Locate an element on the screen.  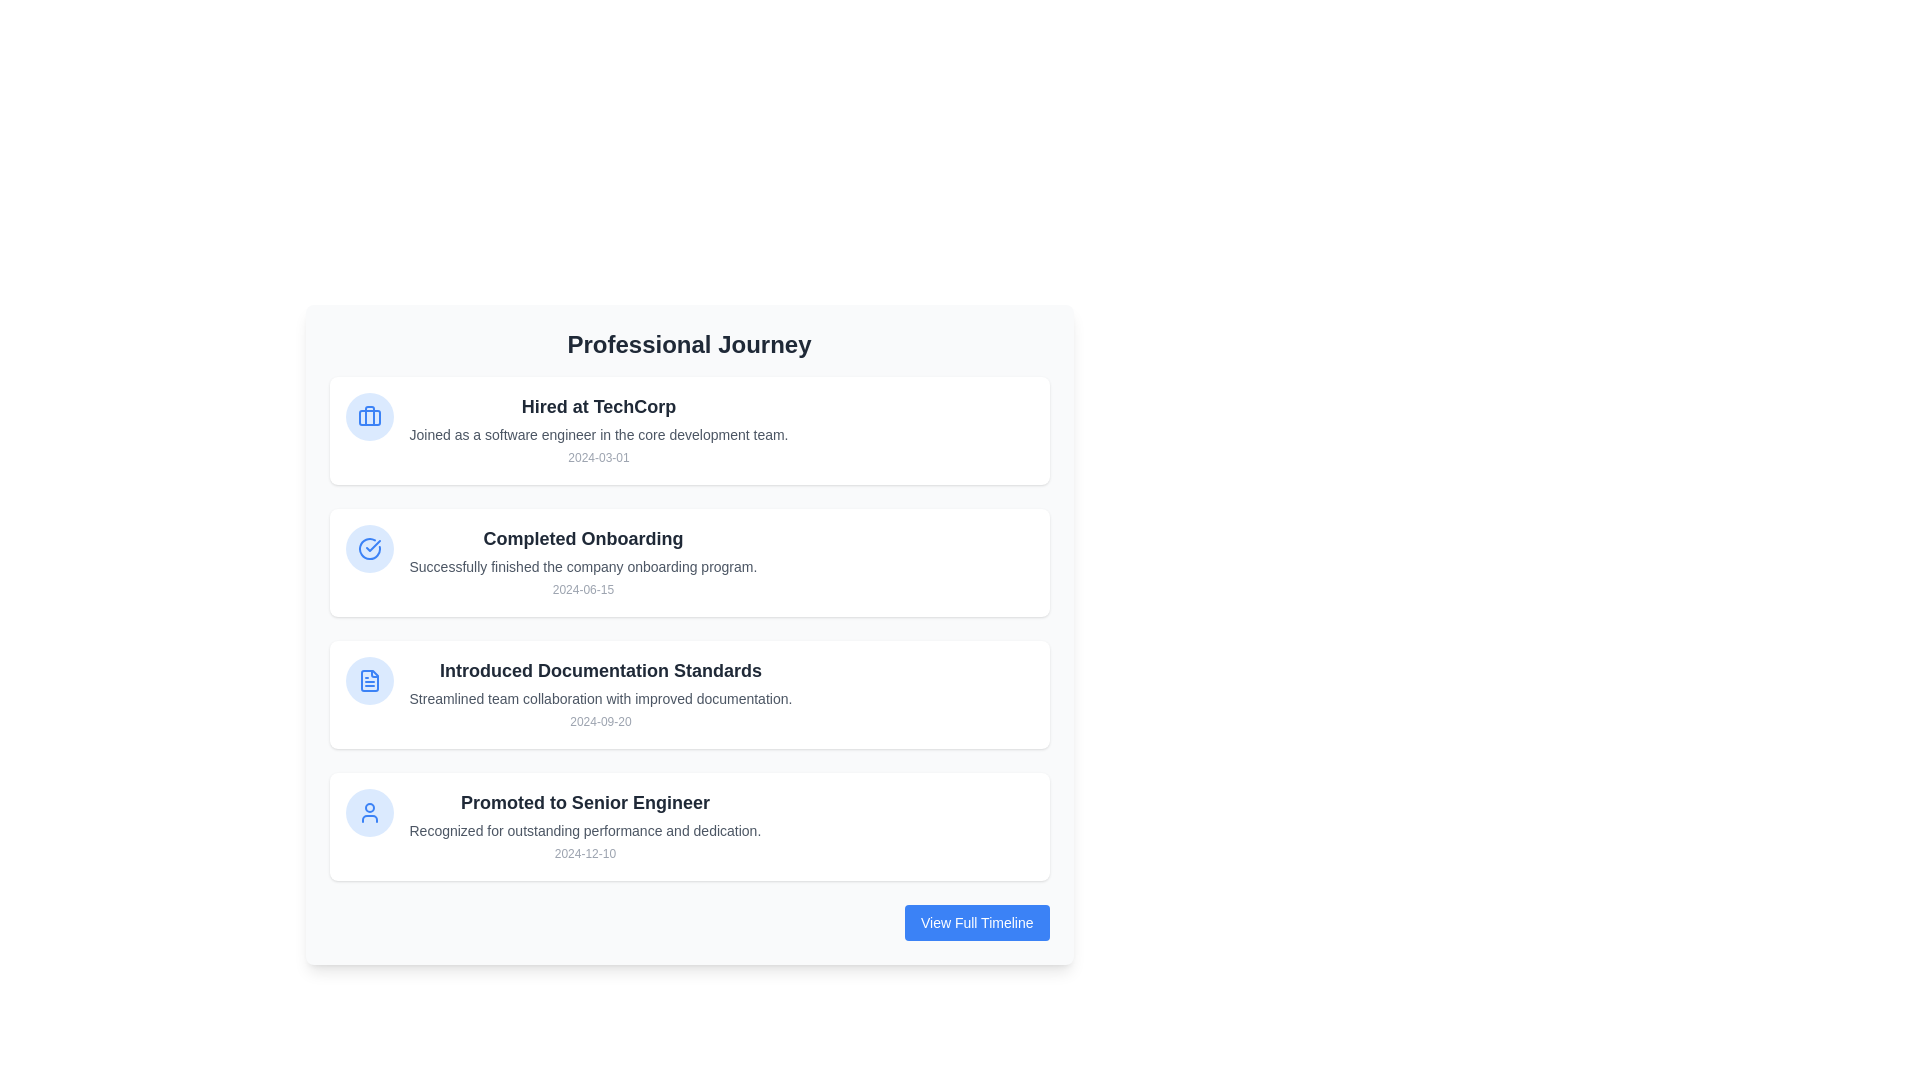
the Text Display Area that provides information about the milestone 'Completed Onboarding', located in the second card of a vertical list, between 'Hired at TechCorp' and 'Introduced Documentation Standards' is located at coordinates (582, 563).